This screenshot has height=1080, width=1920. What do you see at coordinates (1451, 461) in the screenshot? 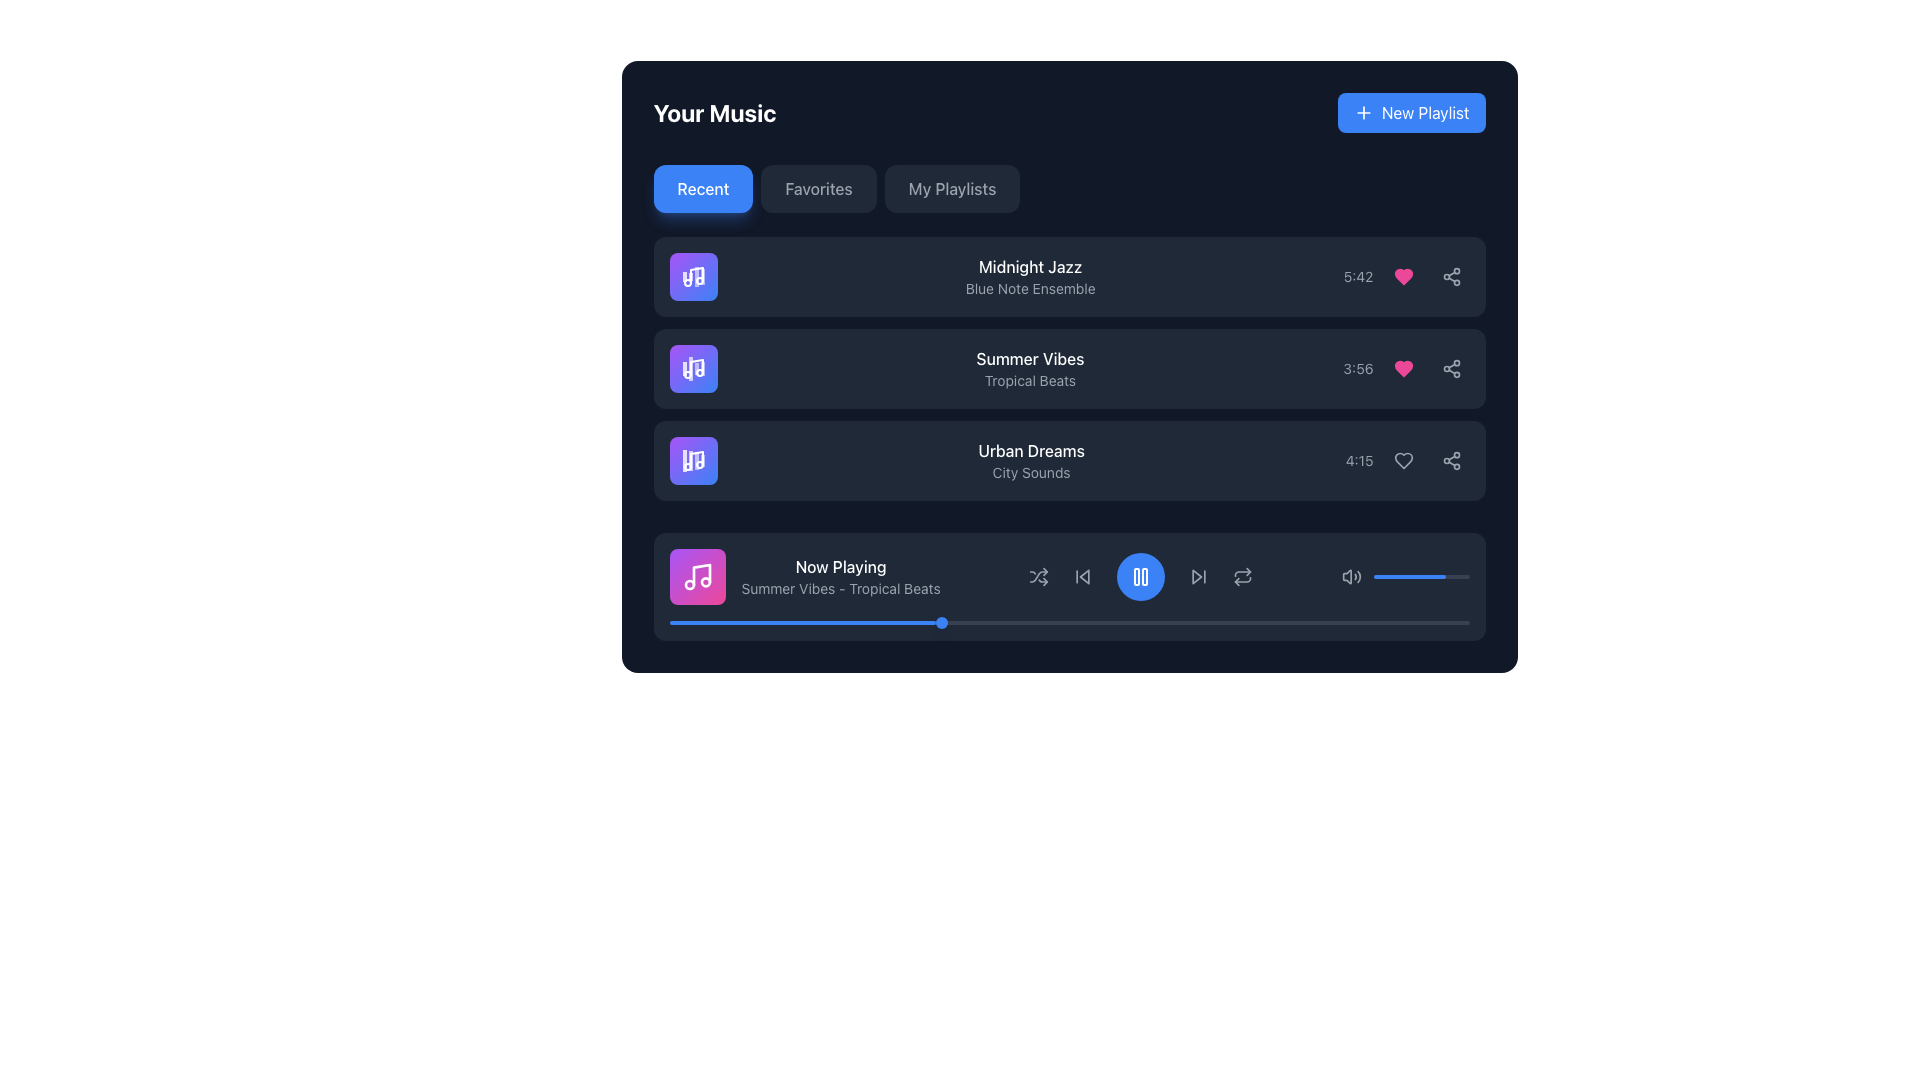
I see `the circular button with a gray outline and share icon located in the 'Your Music' section for the track 'Urban Dreams'` at bounding box center [1451, 461].